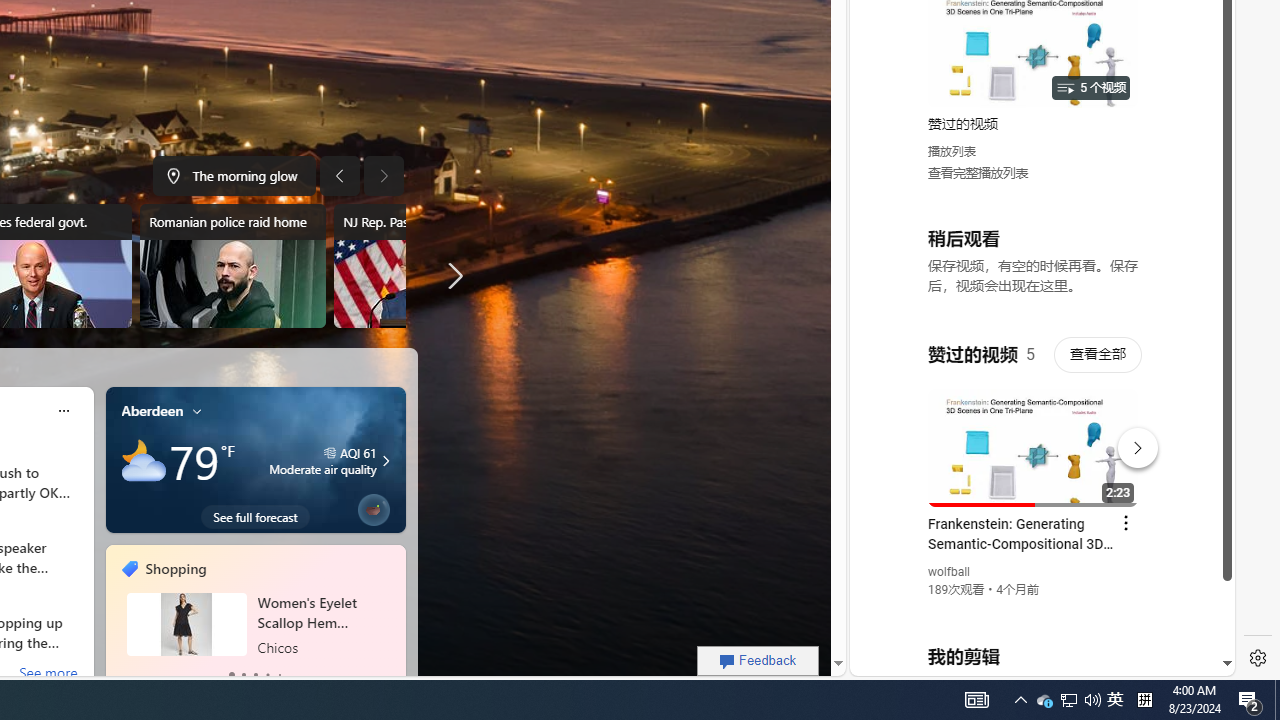 The width and height of the screenshot is (1280, 720). What do you see at coordinates (887, 431) in the screenshot?
I see `'Global web icon'` at bounding box center [887, 431].